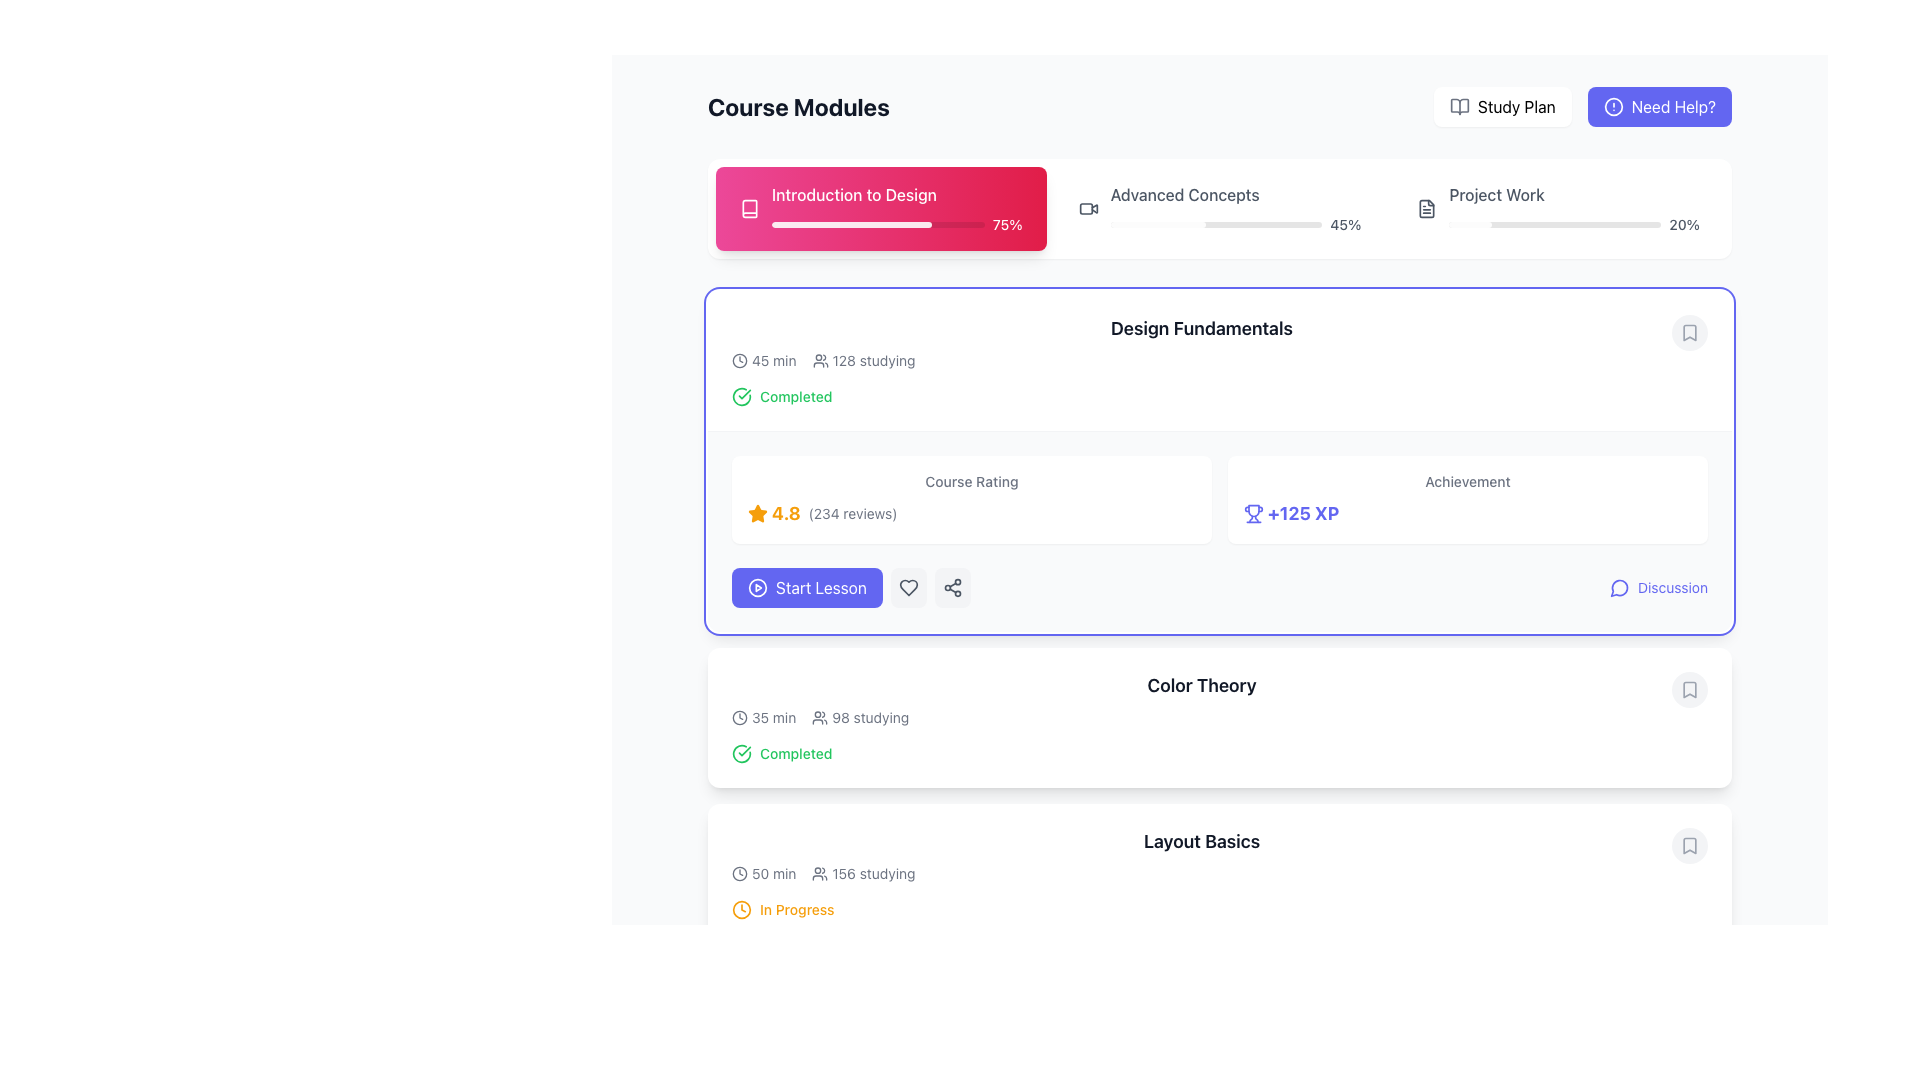 Image resolution: width=1920 pixels, height=1080 pixels. I want to click on the file icon located on the right side of the 'Advanced Concepts' and 'Project Work' progress indicators, so click(1426, 208).